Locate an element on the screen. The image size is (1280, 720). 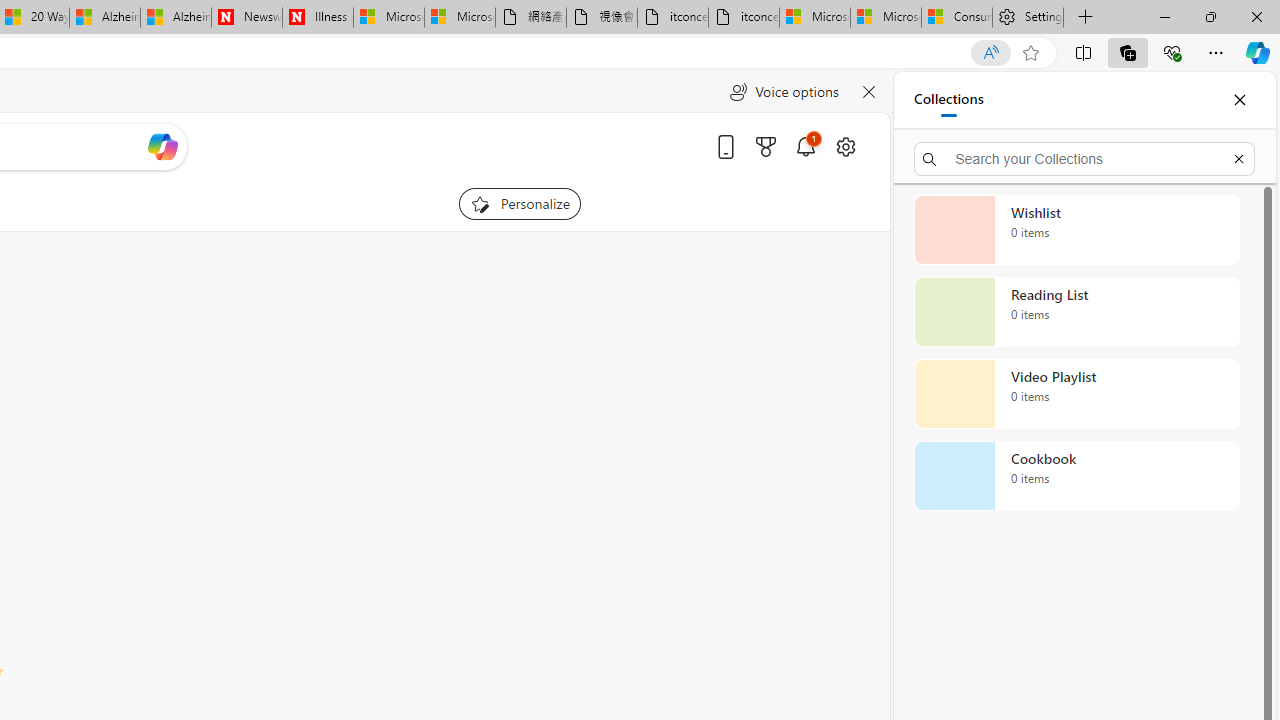
'Cookbook collection, 0 items' is located at coordinates (1076, 475).